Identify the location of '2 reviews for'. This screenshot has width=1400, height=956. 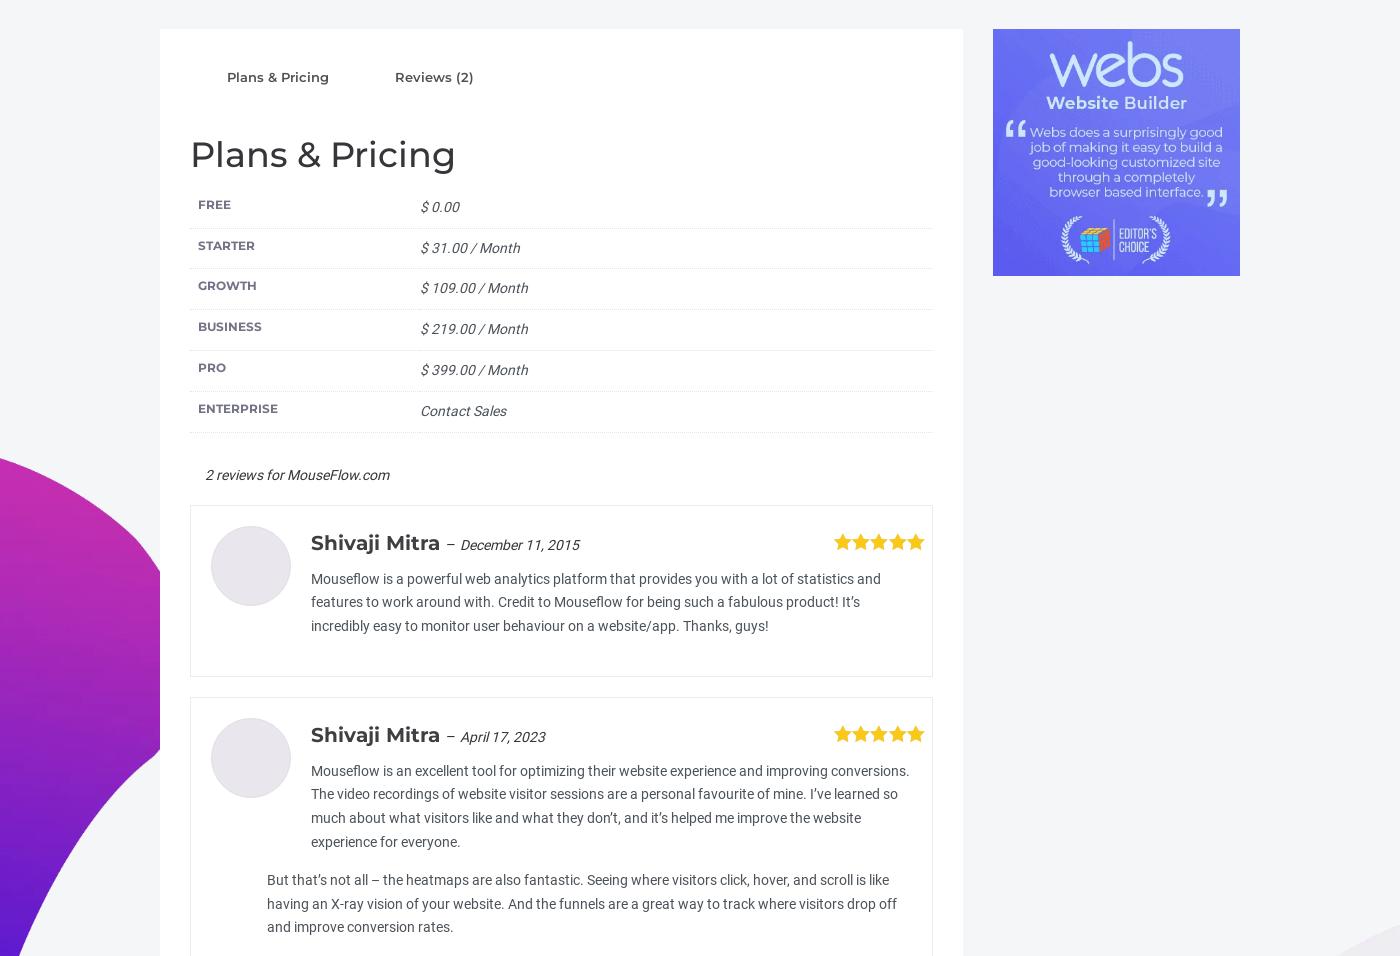
(244, 473).